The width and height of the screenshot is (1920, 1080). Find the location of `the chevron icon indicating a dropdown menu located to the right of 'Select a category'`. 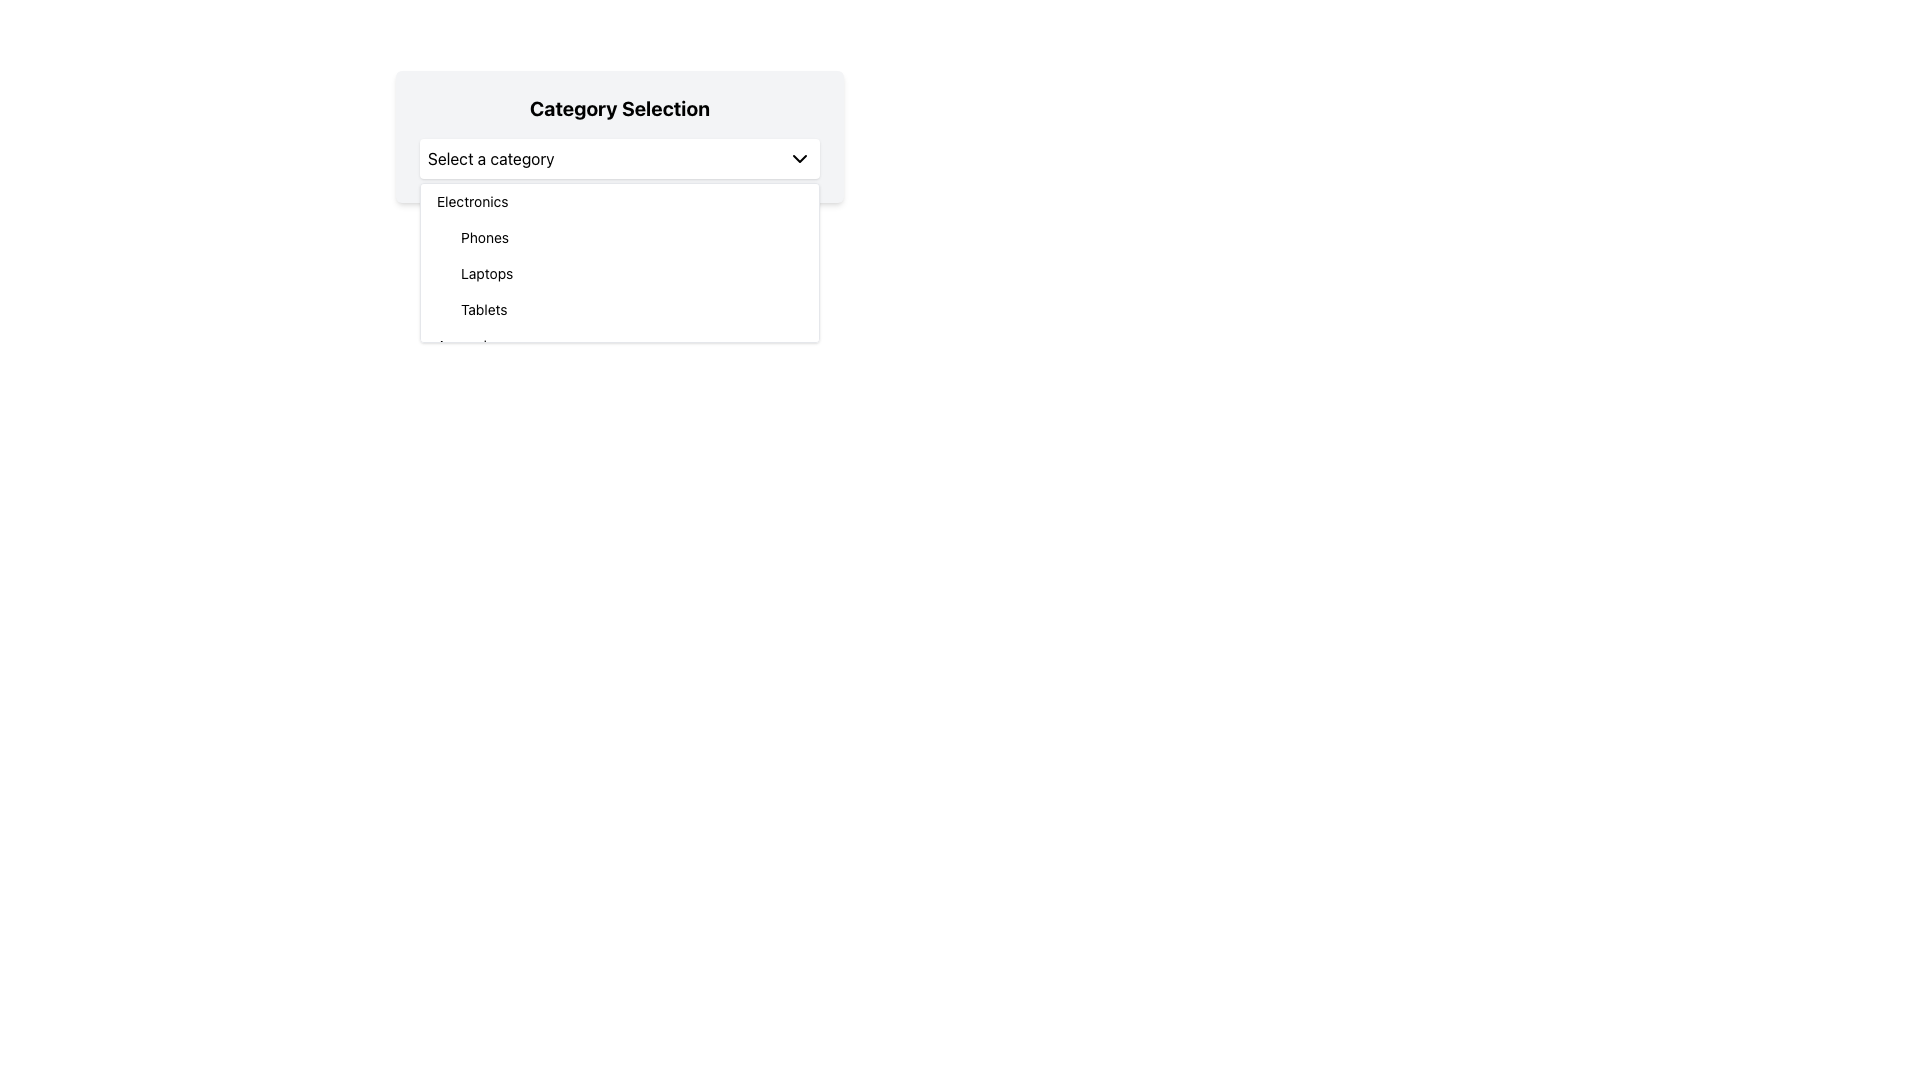

the chevron icon indicating a dropdown menu located to the right of 'Select a category' is located at coordinates (800, 157).